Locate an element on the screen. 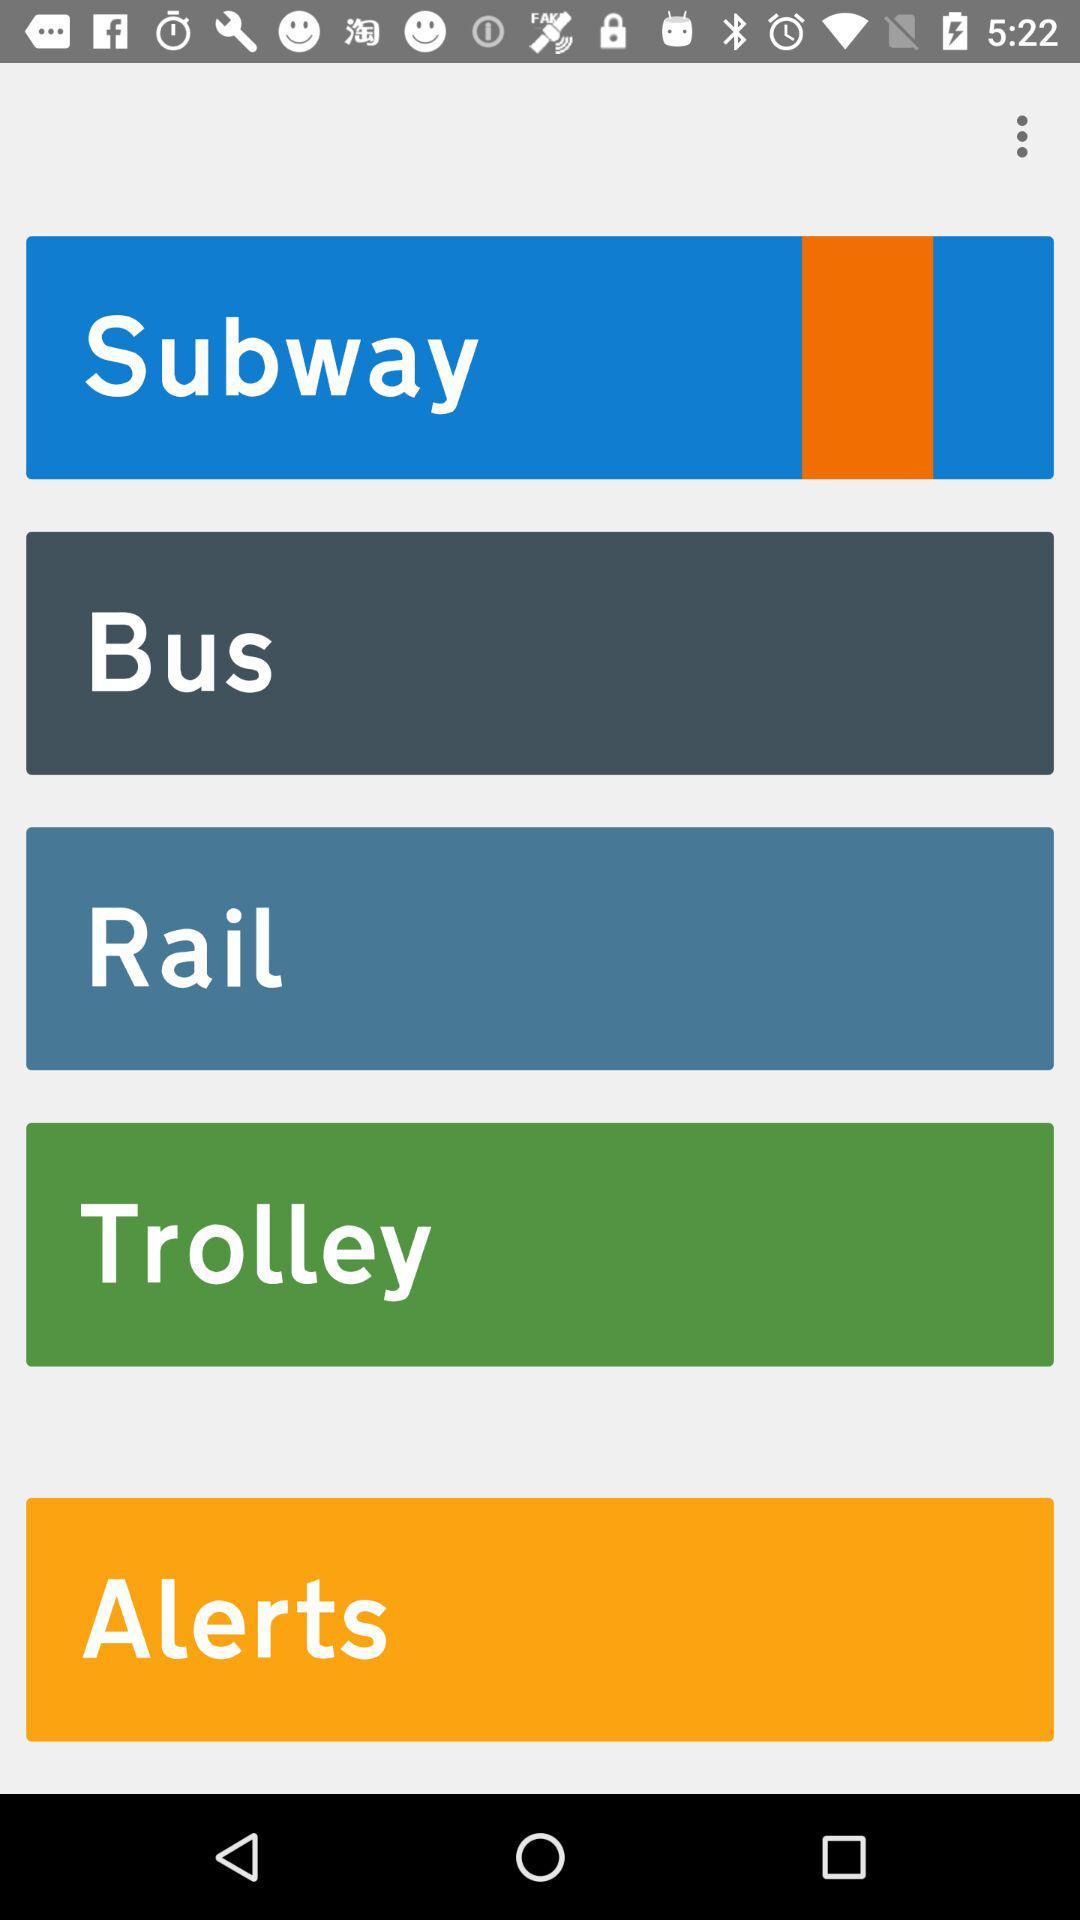  item at the top right corner is located at coordinates (1027, 135).